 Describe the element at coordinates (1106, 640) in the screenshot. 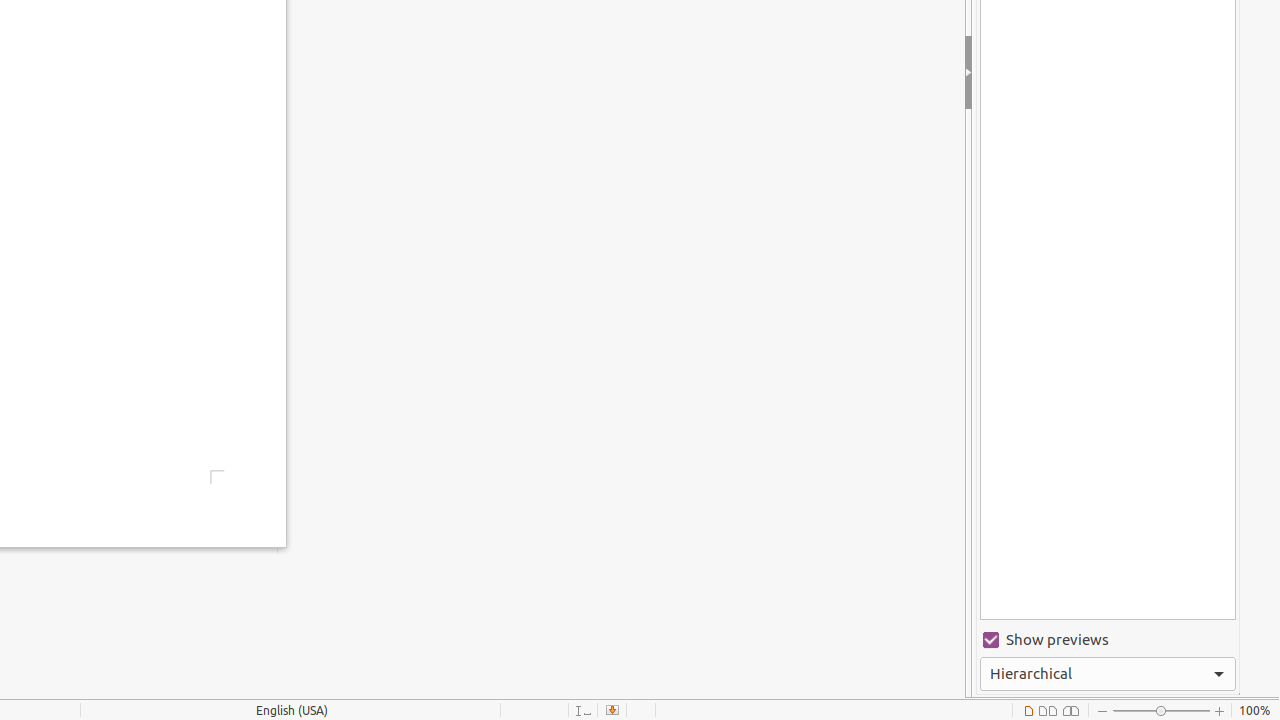

I see `'Show previews'` at that location.